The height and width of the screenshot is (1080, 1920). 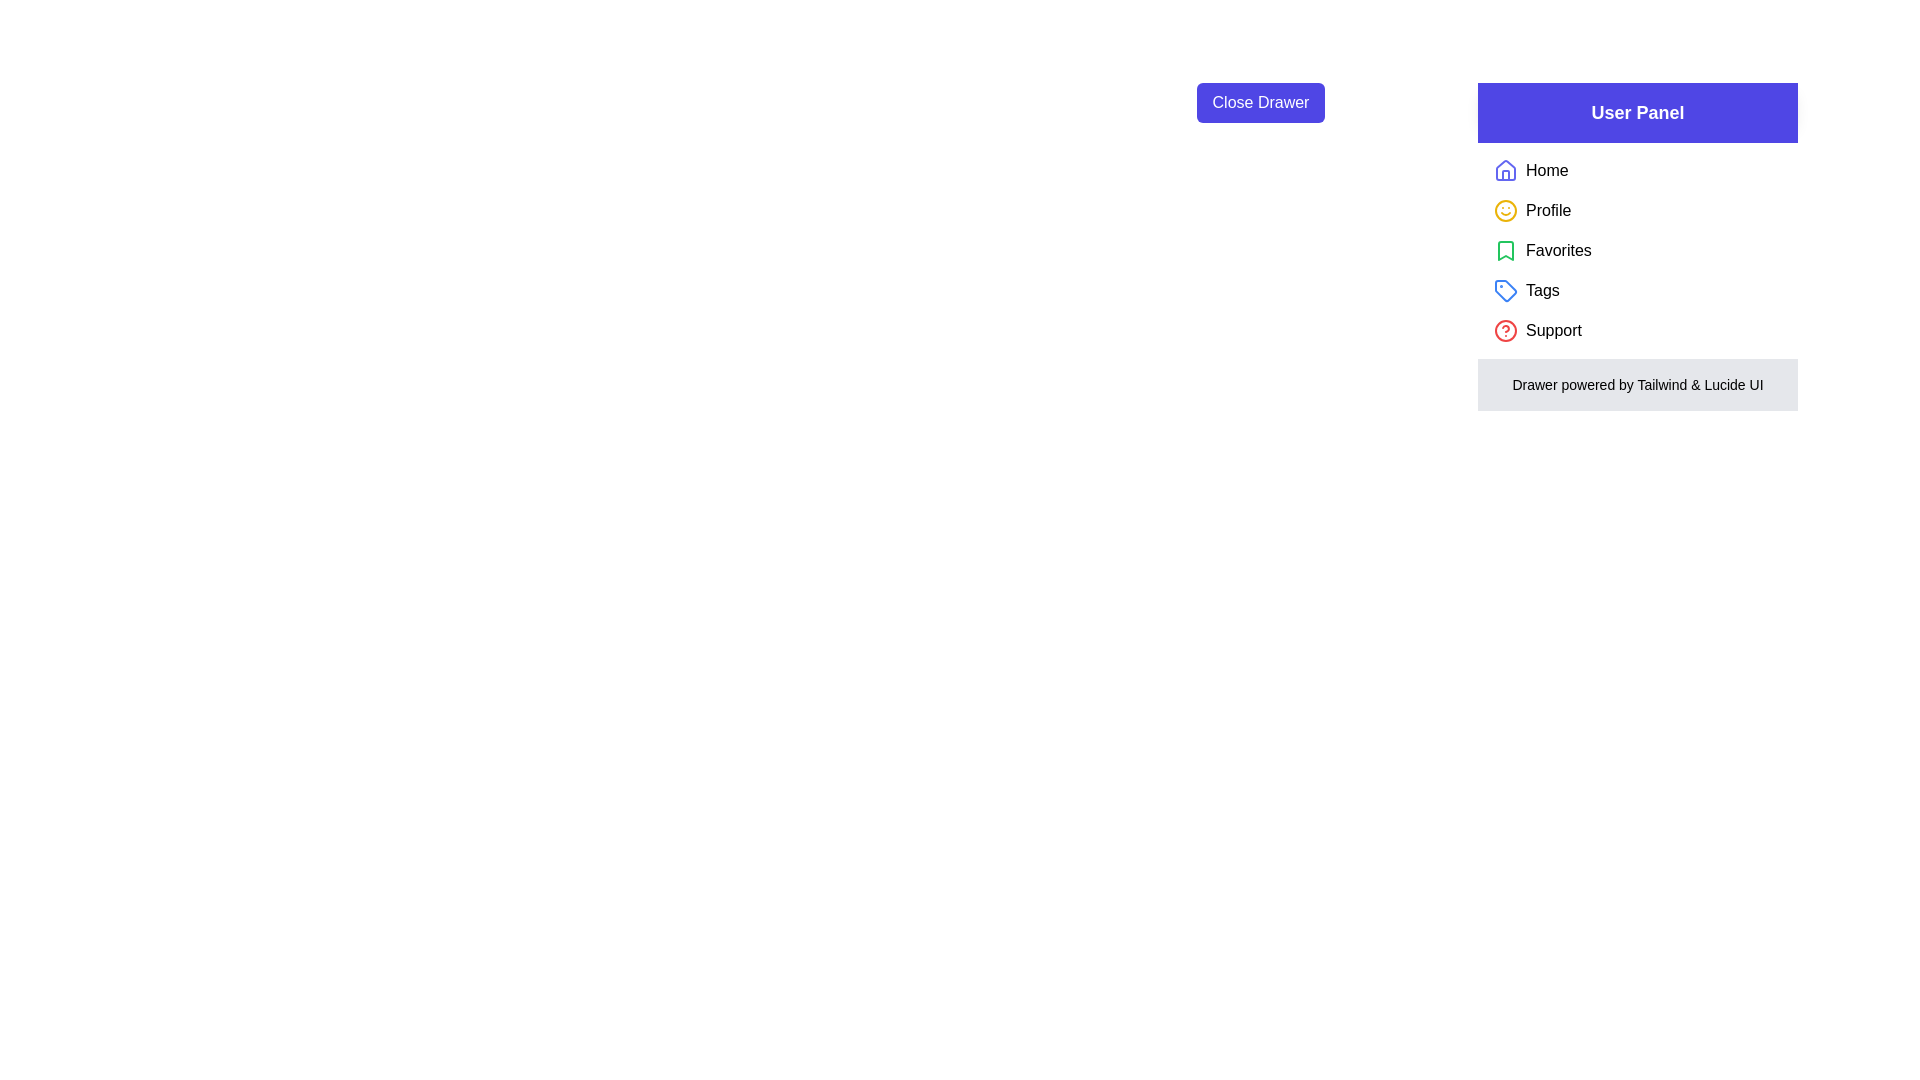 What do you see at coordinates (1637, 385) in the screenshot?
I see `the footer area to view its information` at bounding box center [1637, 385].